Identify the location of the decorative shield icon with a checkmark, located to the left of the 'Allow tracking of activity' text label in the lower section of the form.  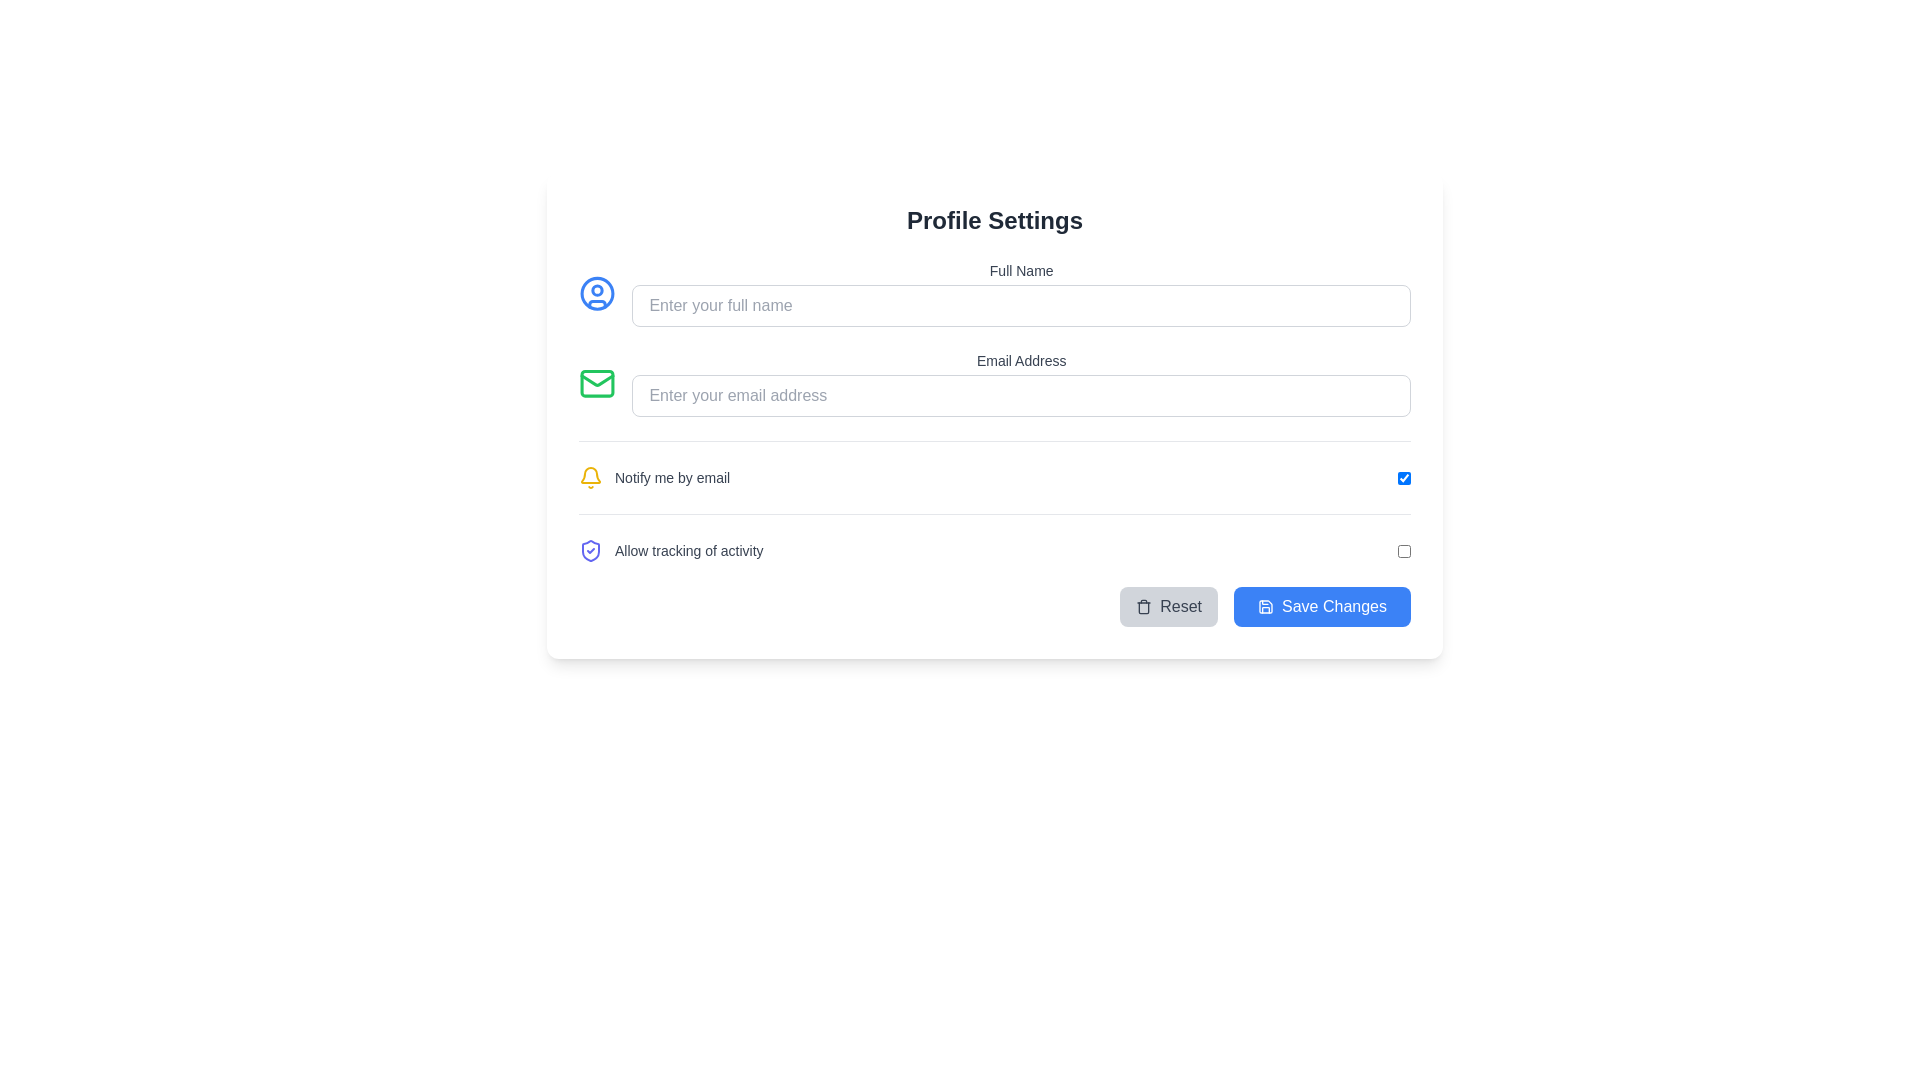
(589, 551).